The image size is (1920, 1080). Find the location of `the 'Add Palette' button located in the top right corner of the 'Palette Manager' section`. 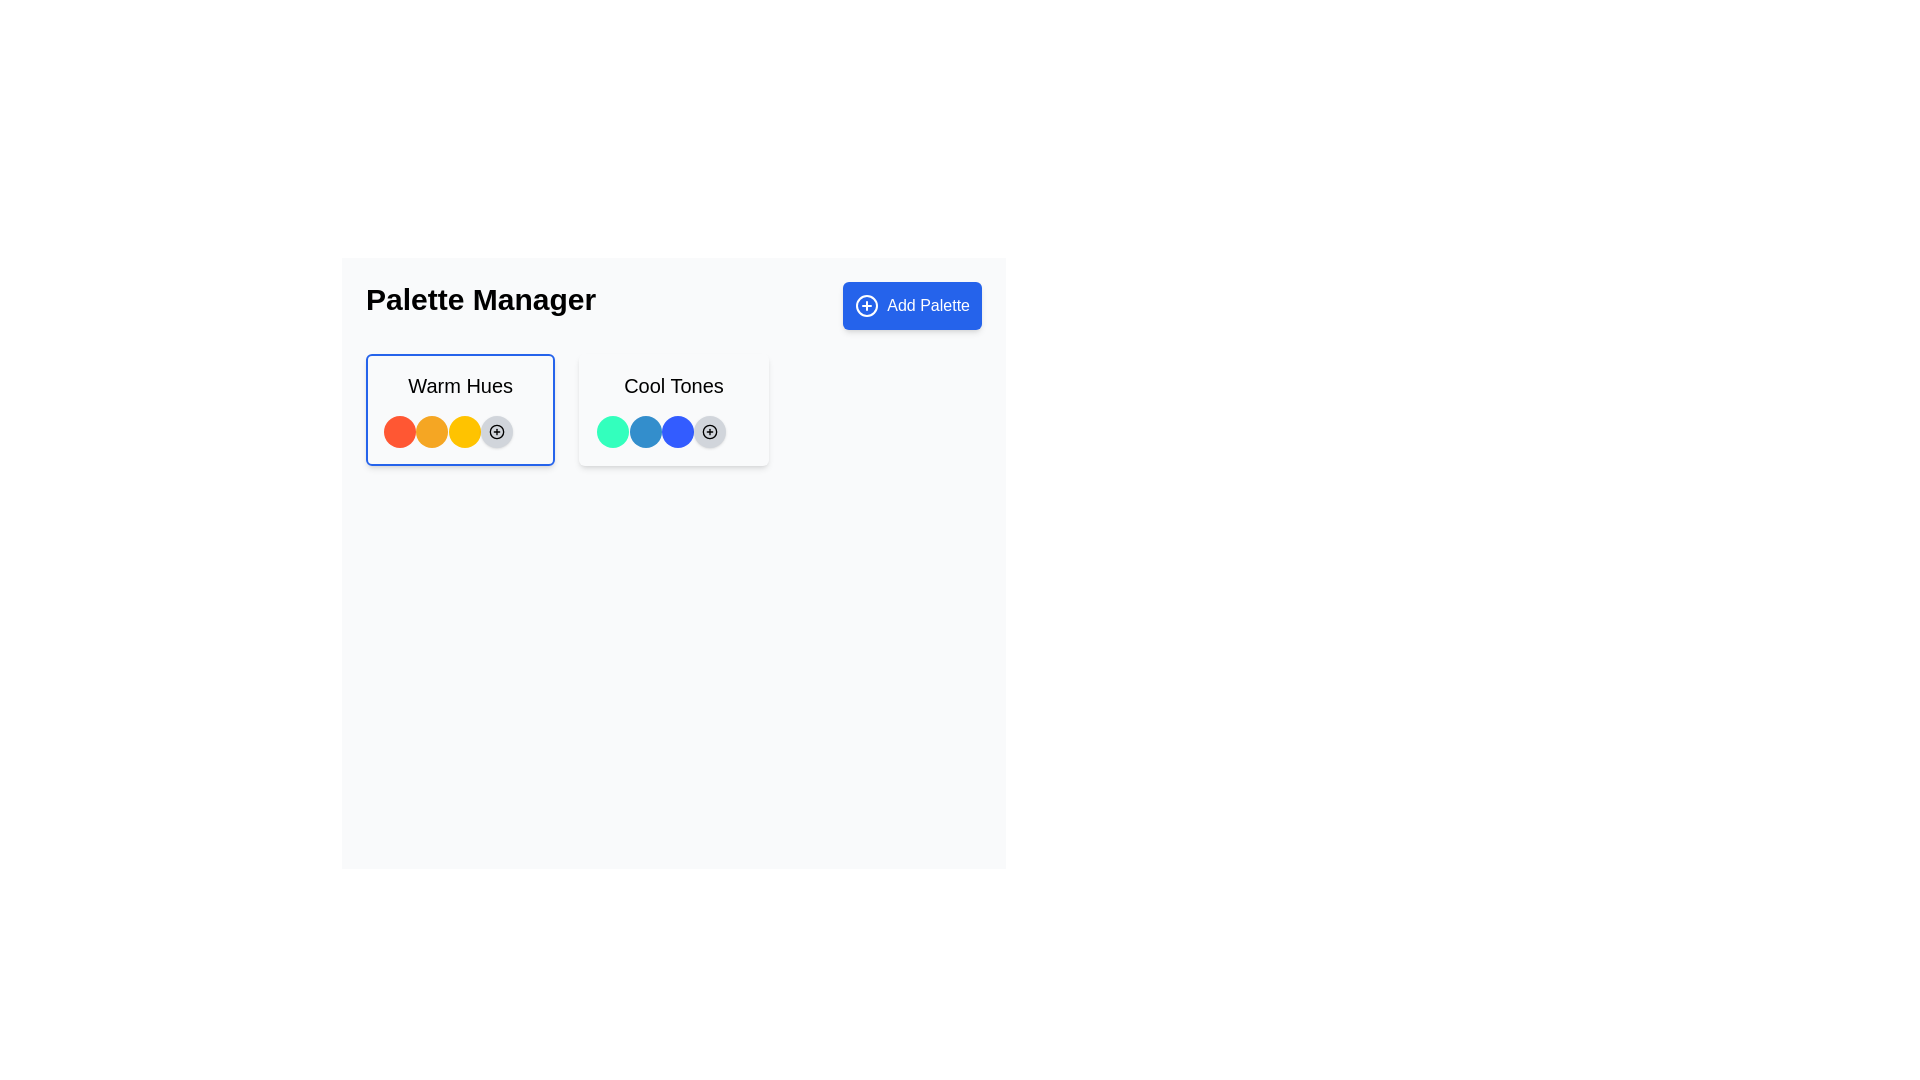

the 'Add Palette' button located in the top right corner of the 'Palette Manager' section is located at coordinates (911, 305).